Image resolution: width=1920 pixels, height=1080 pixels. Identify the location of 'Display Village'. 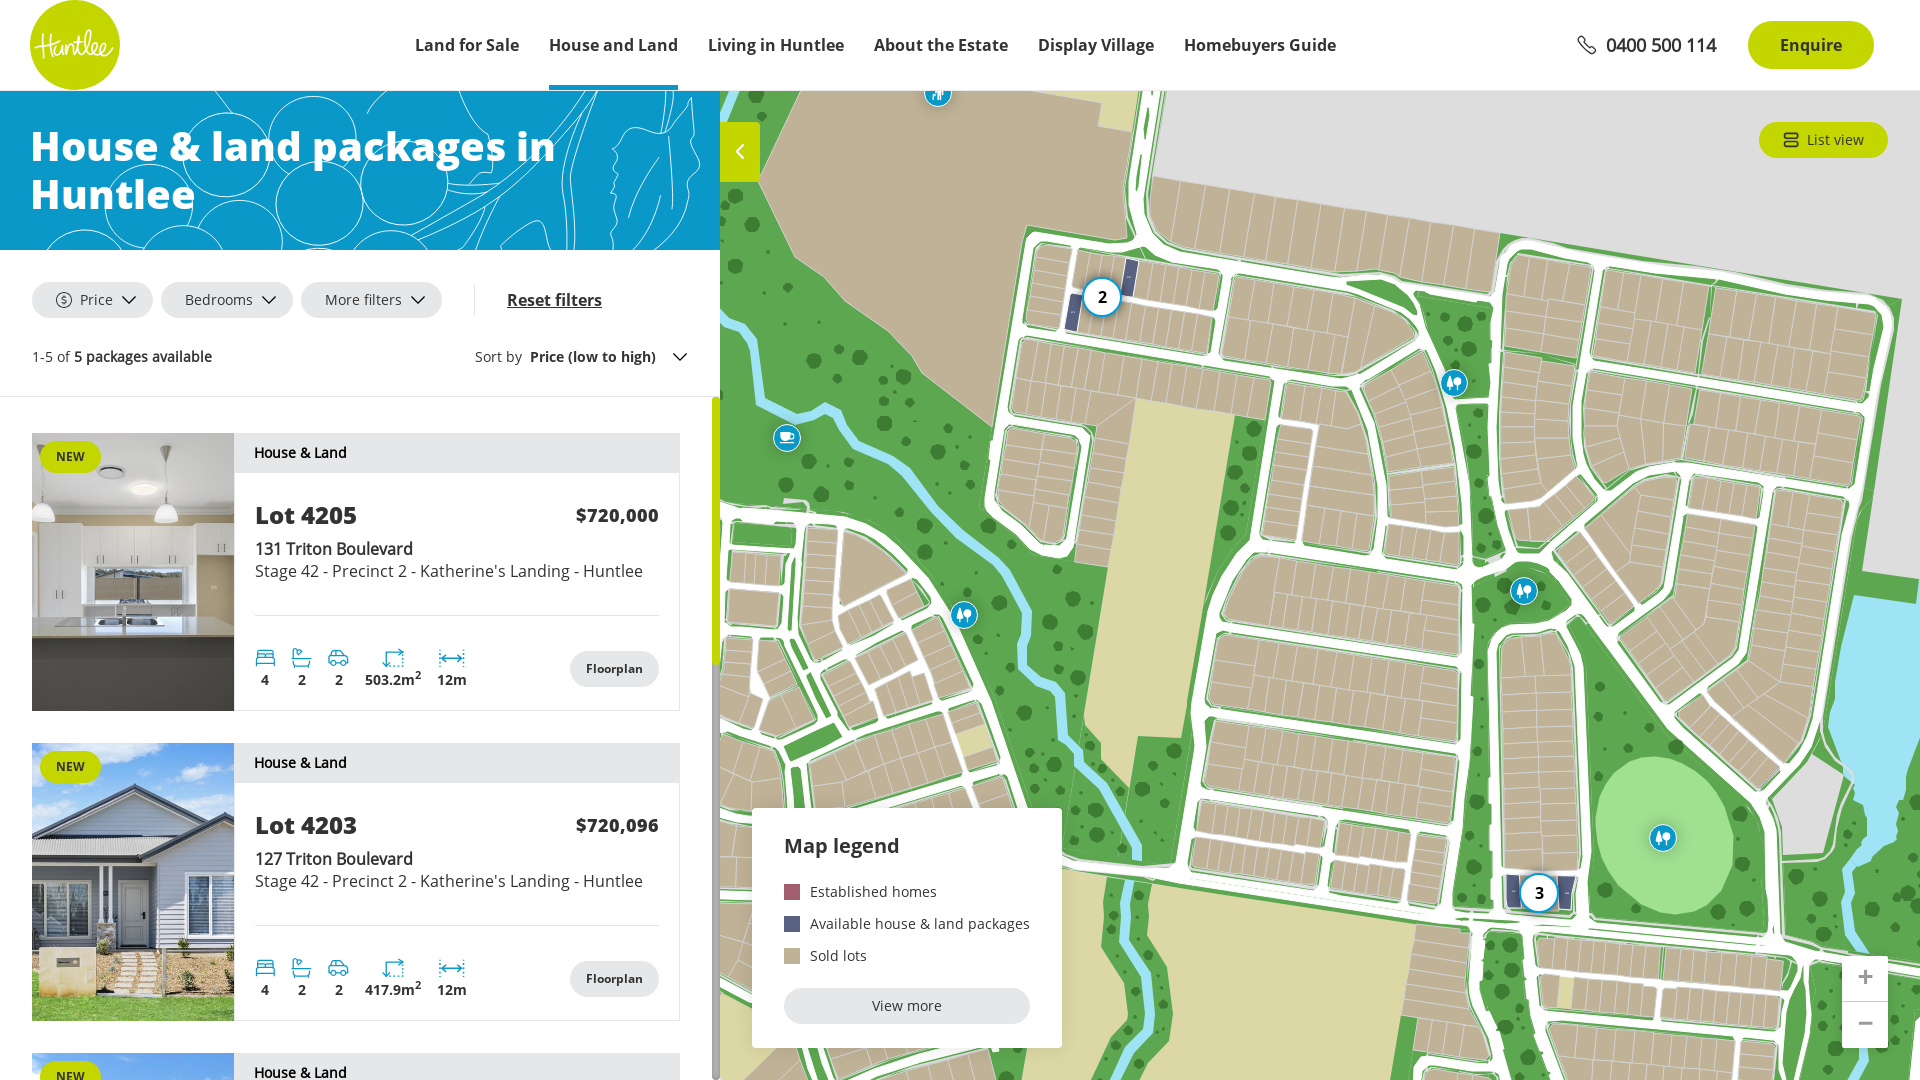
(1094, 45).